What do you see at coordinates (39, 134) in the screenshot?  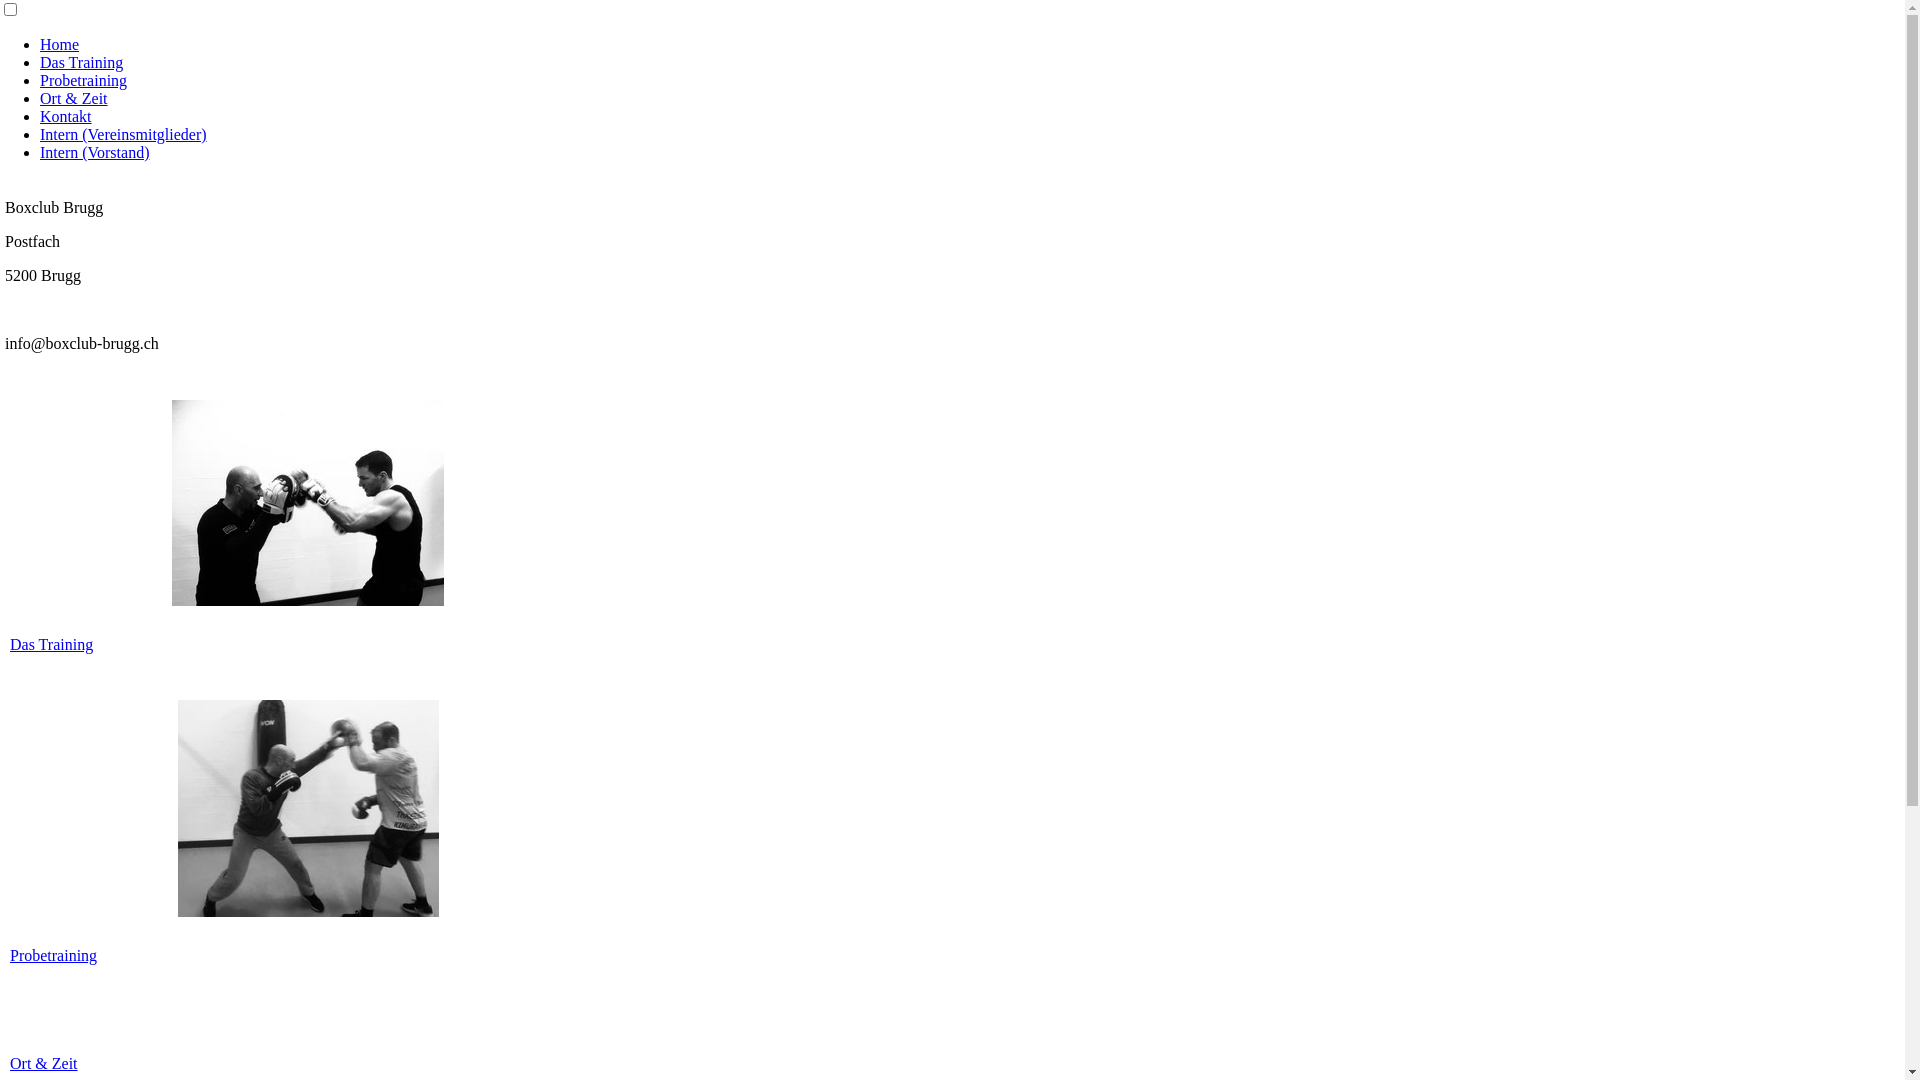 I see `'Intern (Vereinsmitglieder)'` at bounding box center [39, 134].